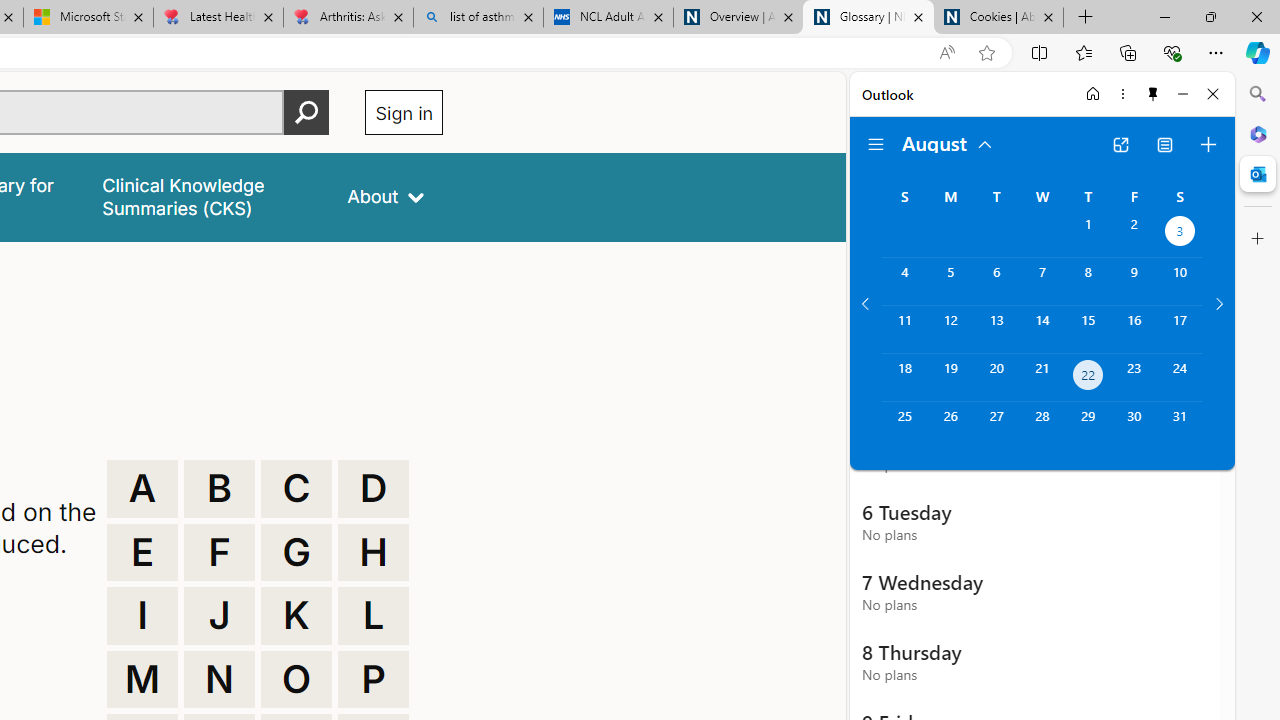  I want to click on 'Sunday, August 11, 2024. ', so click(903, 328).